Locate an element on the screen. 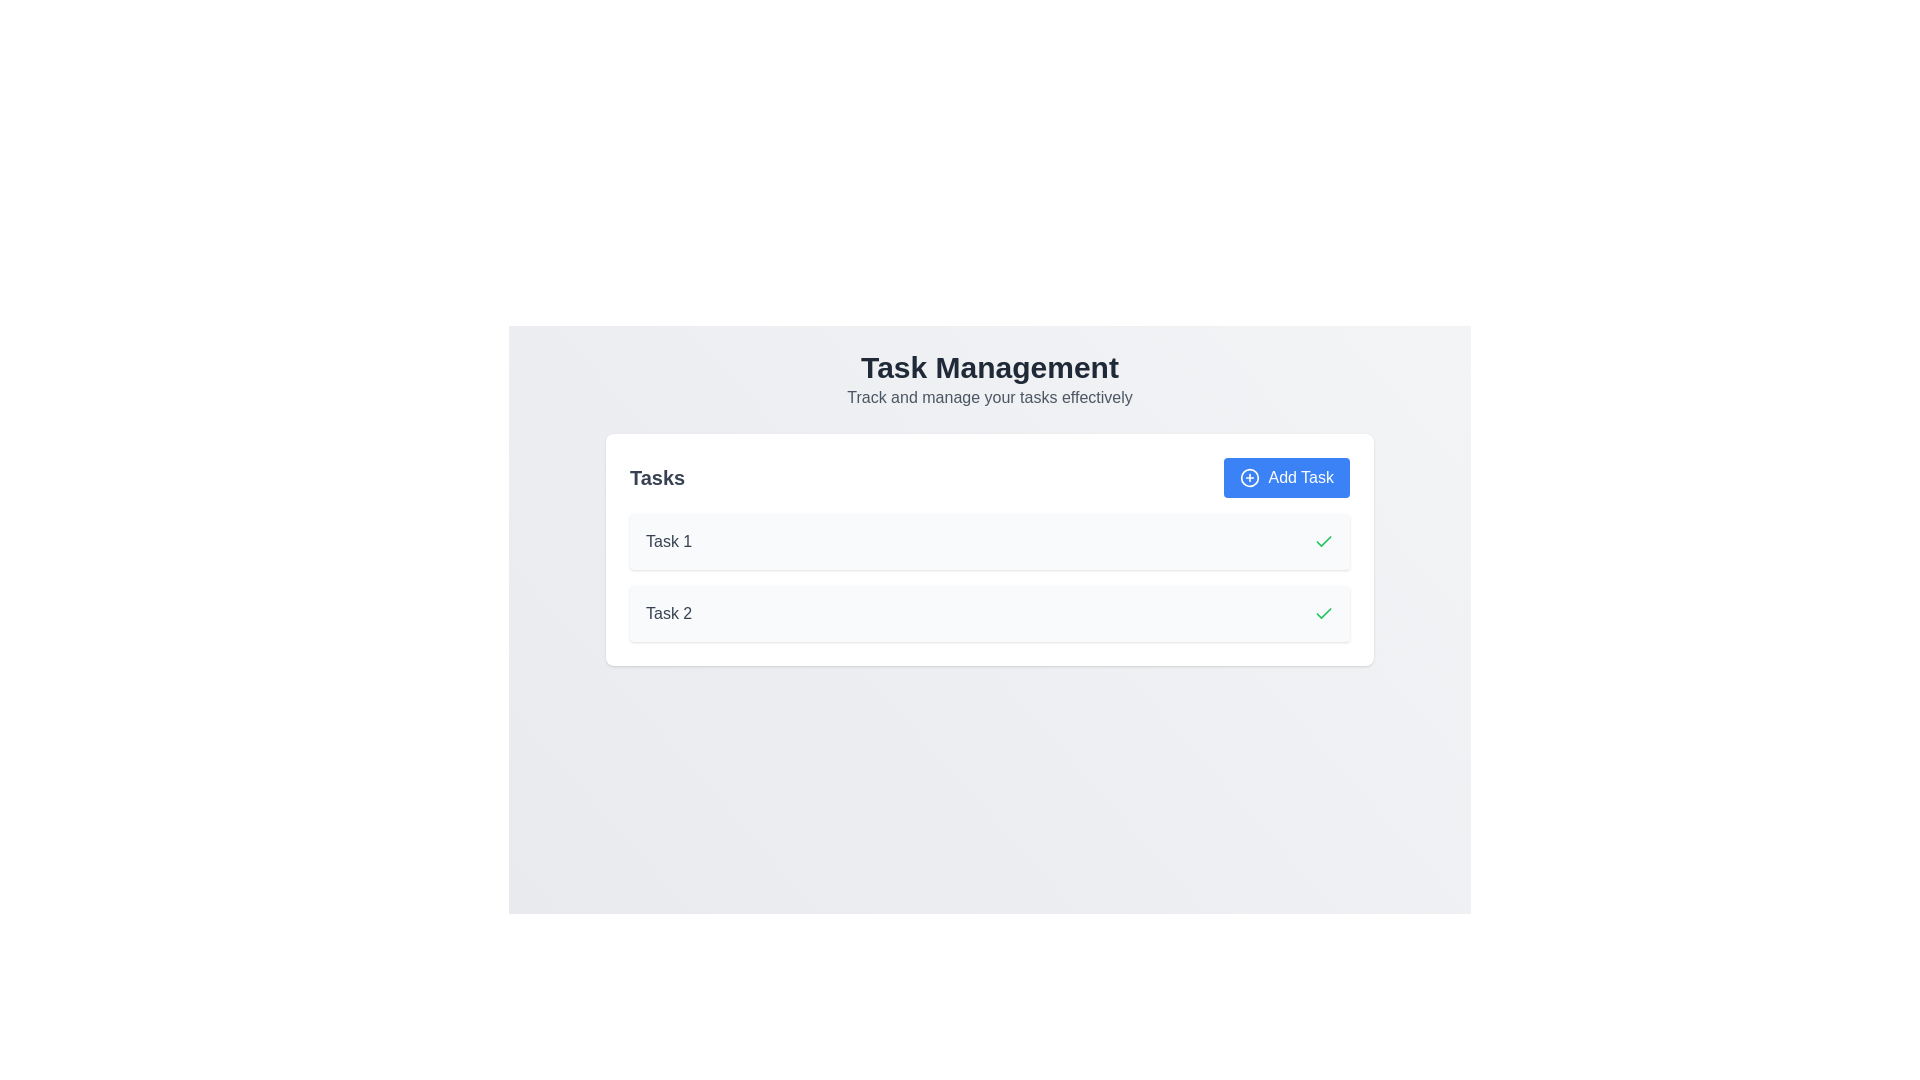 The image size is (1920, 1080). the main title text label indicating the purpose of the task management interface, which is centered at the top of the visible content area is located at coordinates (989, 367).